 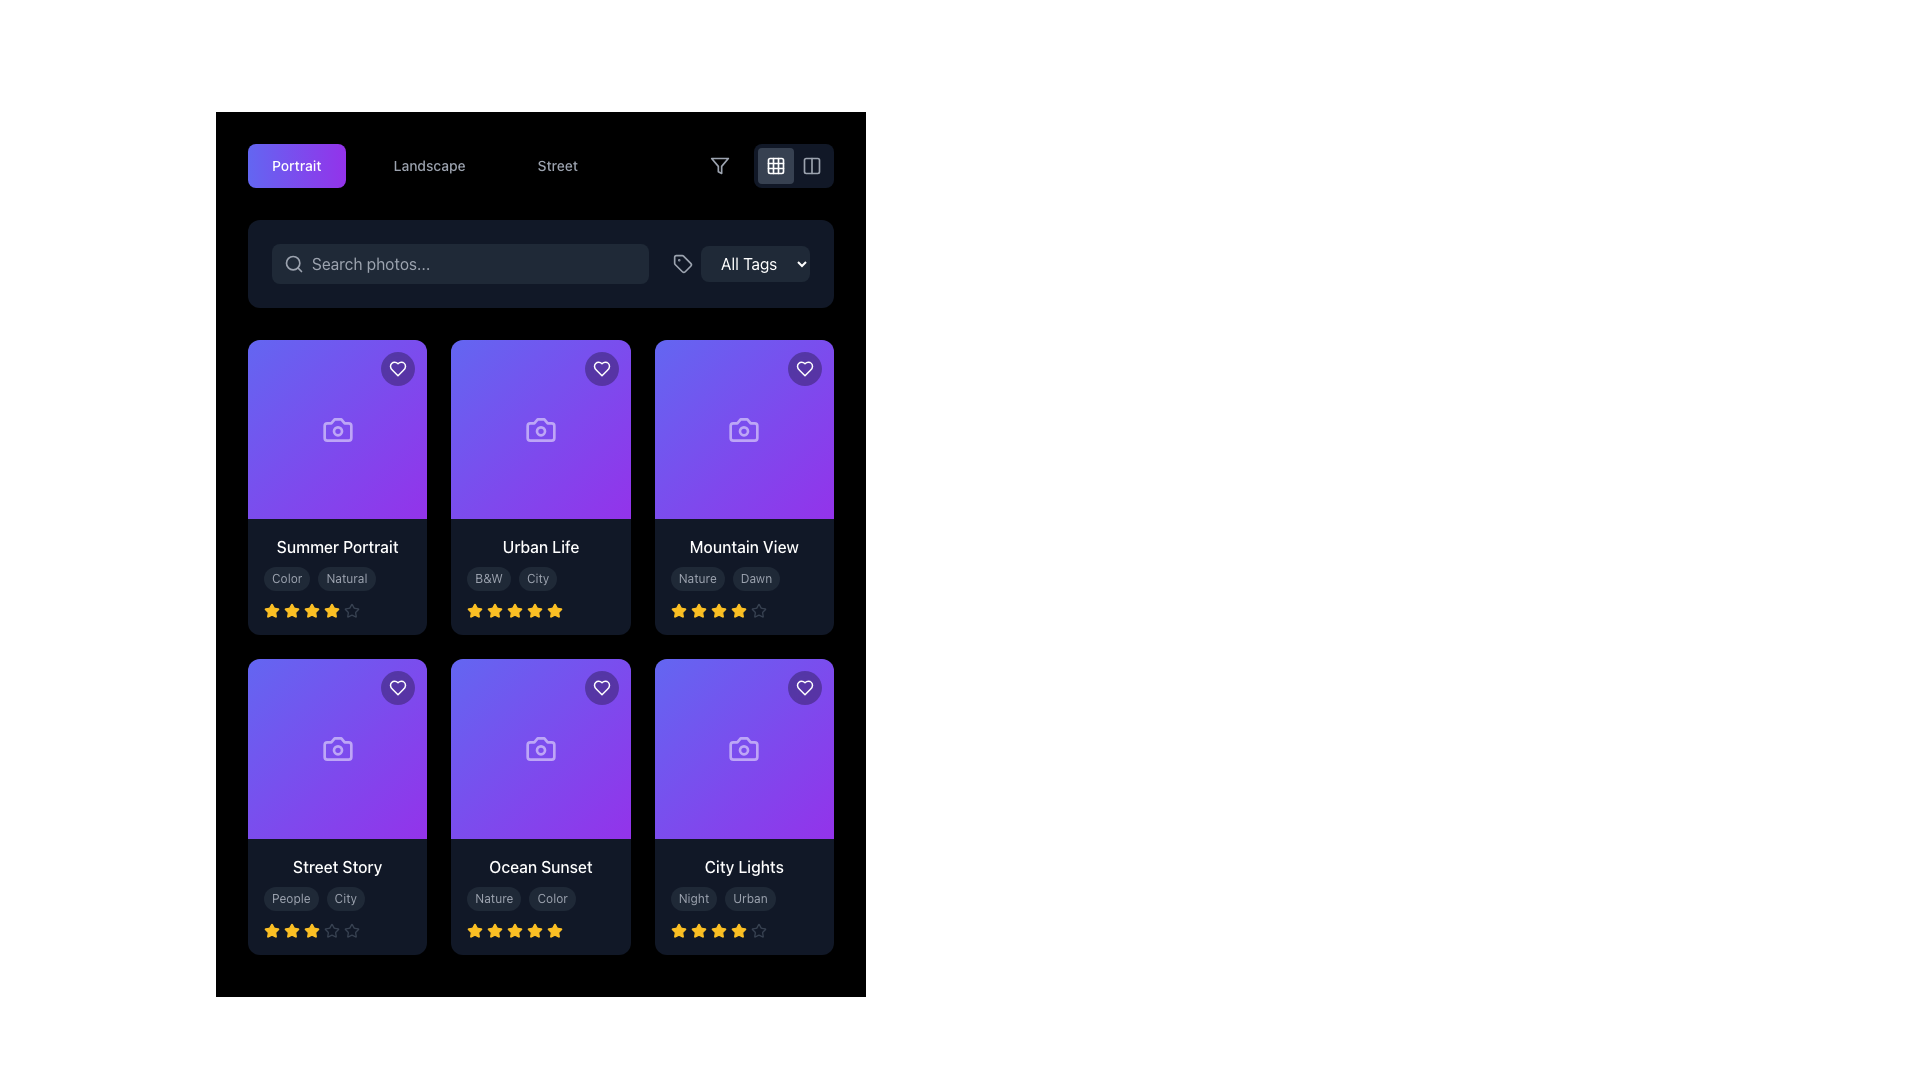 I want to click on the decorative camera icon located at the center of the purple card labeled 'Ocean Sunset', which is situated in the second row and second column of the grid layout, so click(x=541, y=748).